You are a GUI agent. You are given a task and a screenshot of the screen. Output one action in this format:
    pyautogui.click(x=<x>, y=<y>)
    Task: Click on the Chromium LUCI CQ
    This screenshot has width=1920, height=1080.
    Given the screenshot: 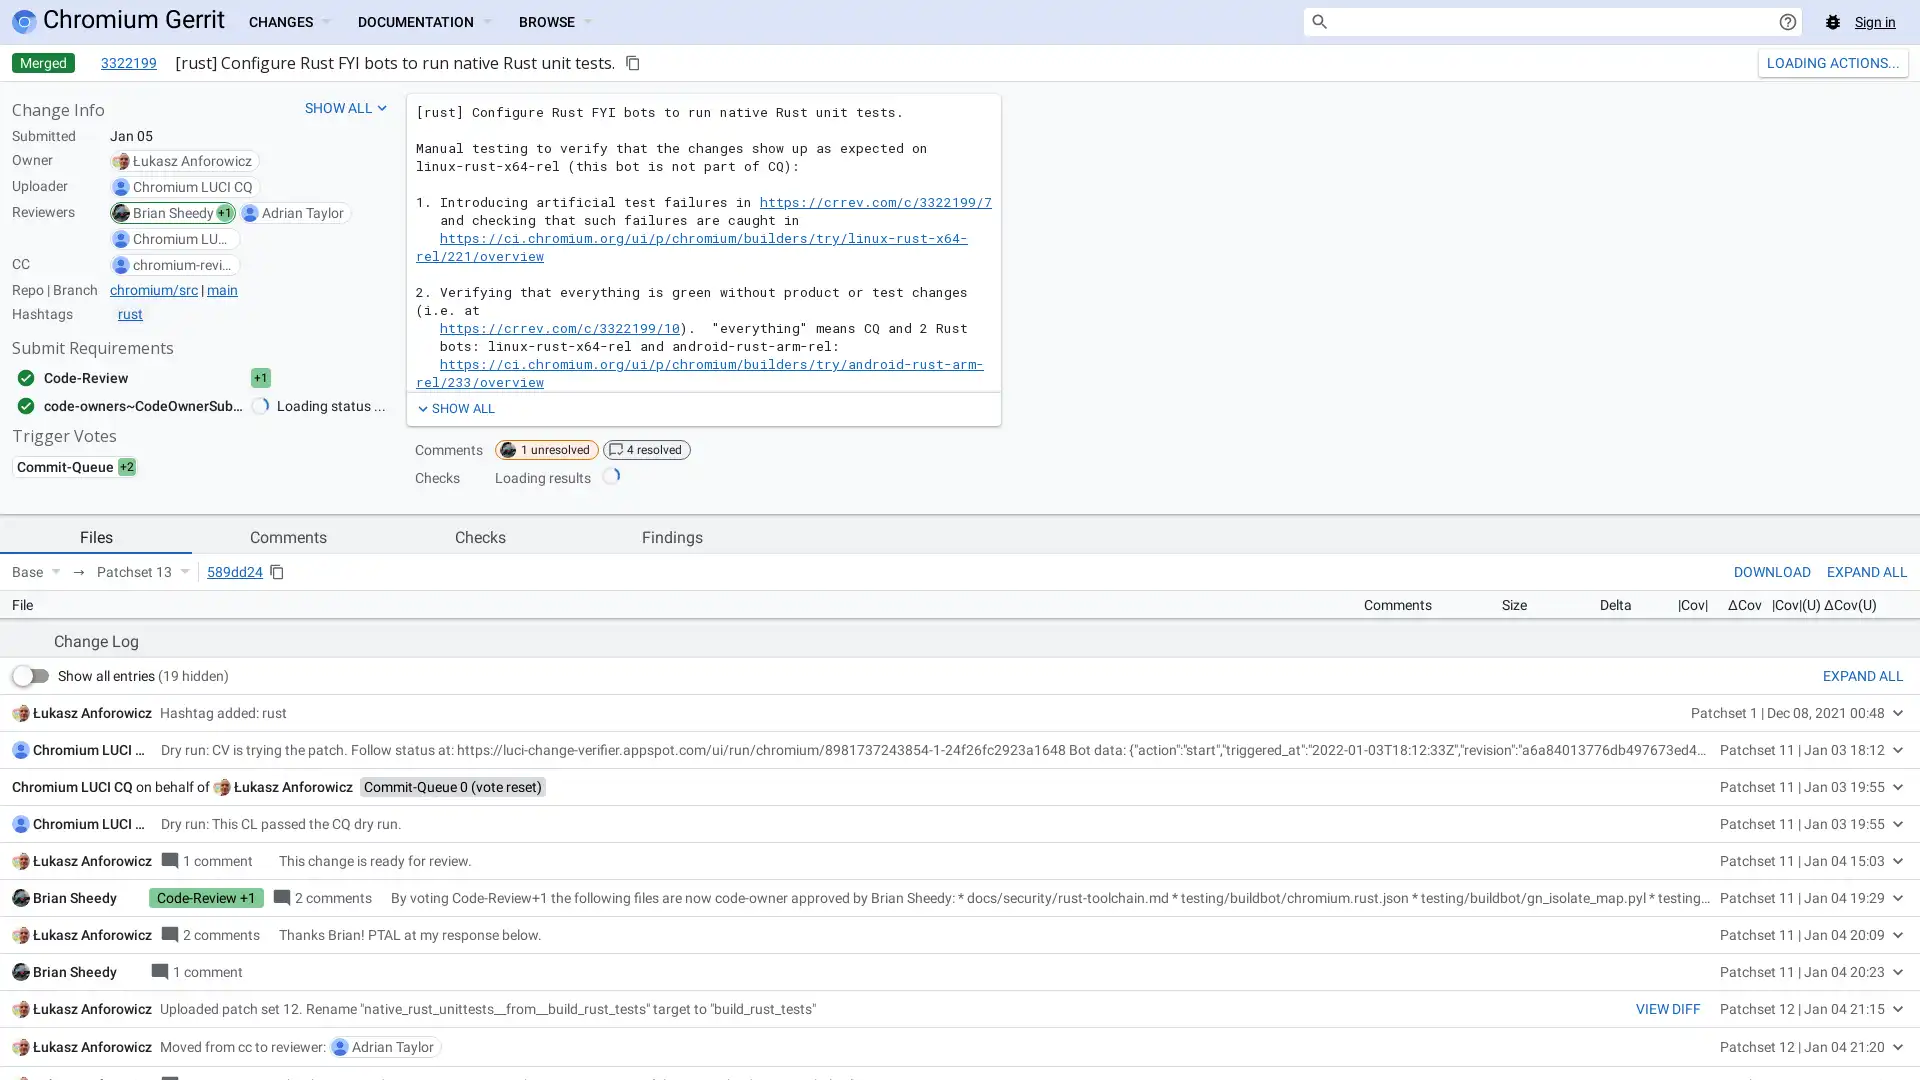 What is the action you would take?
    pyautogui.click(x=182, y=238)
    